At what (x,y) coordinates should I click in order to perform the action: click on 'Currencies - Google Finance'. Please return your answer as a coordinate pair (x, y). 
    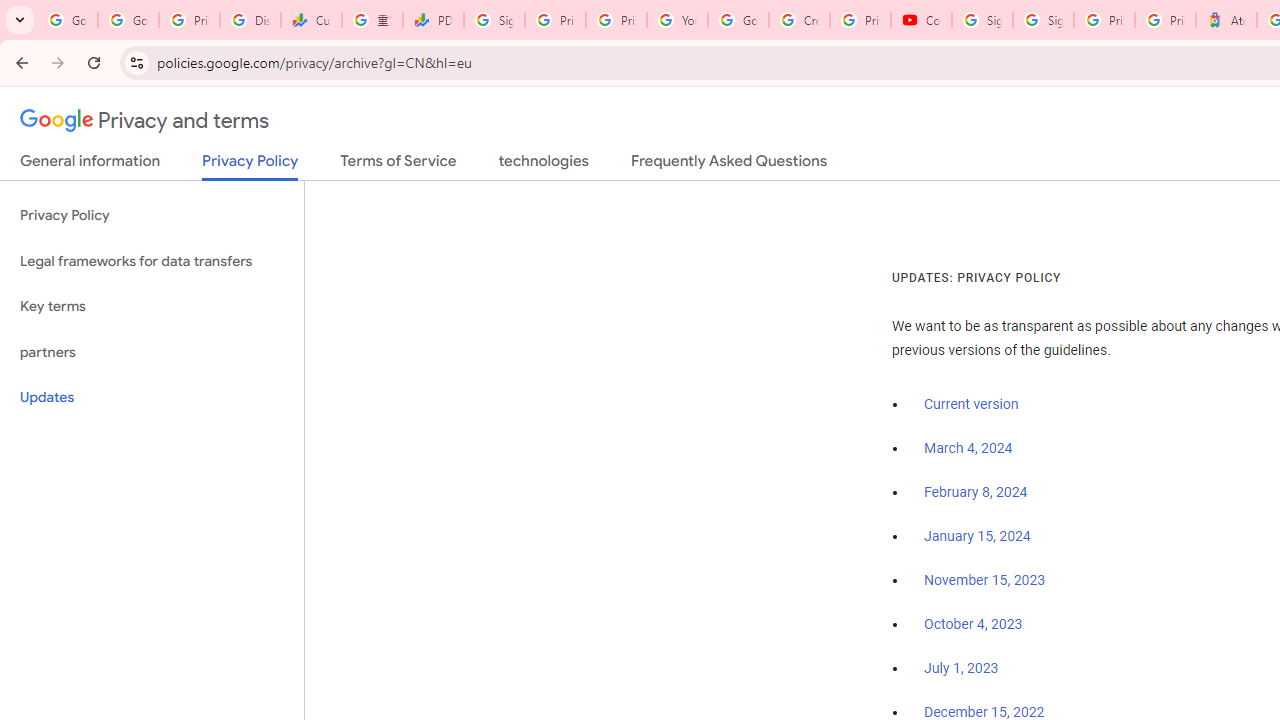
    Looking at the image, I should click on (310, 20).